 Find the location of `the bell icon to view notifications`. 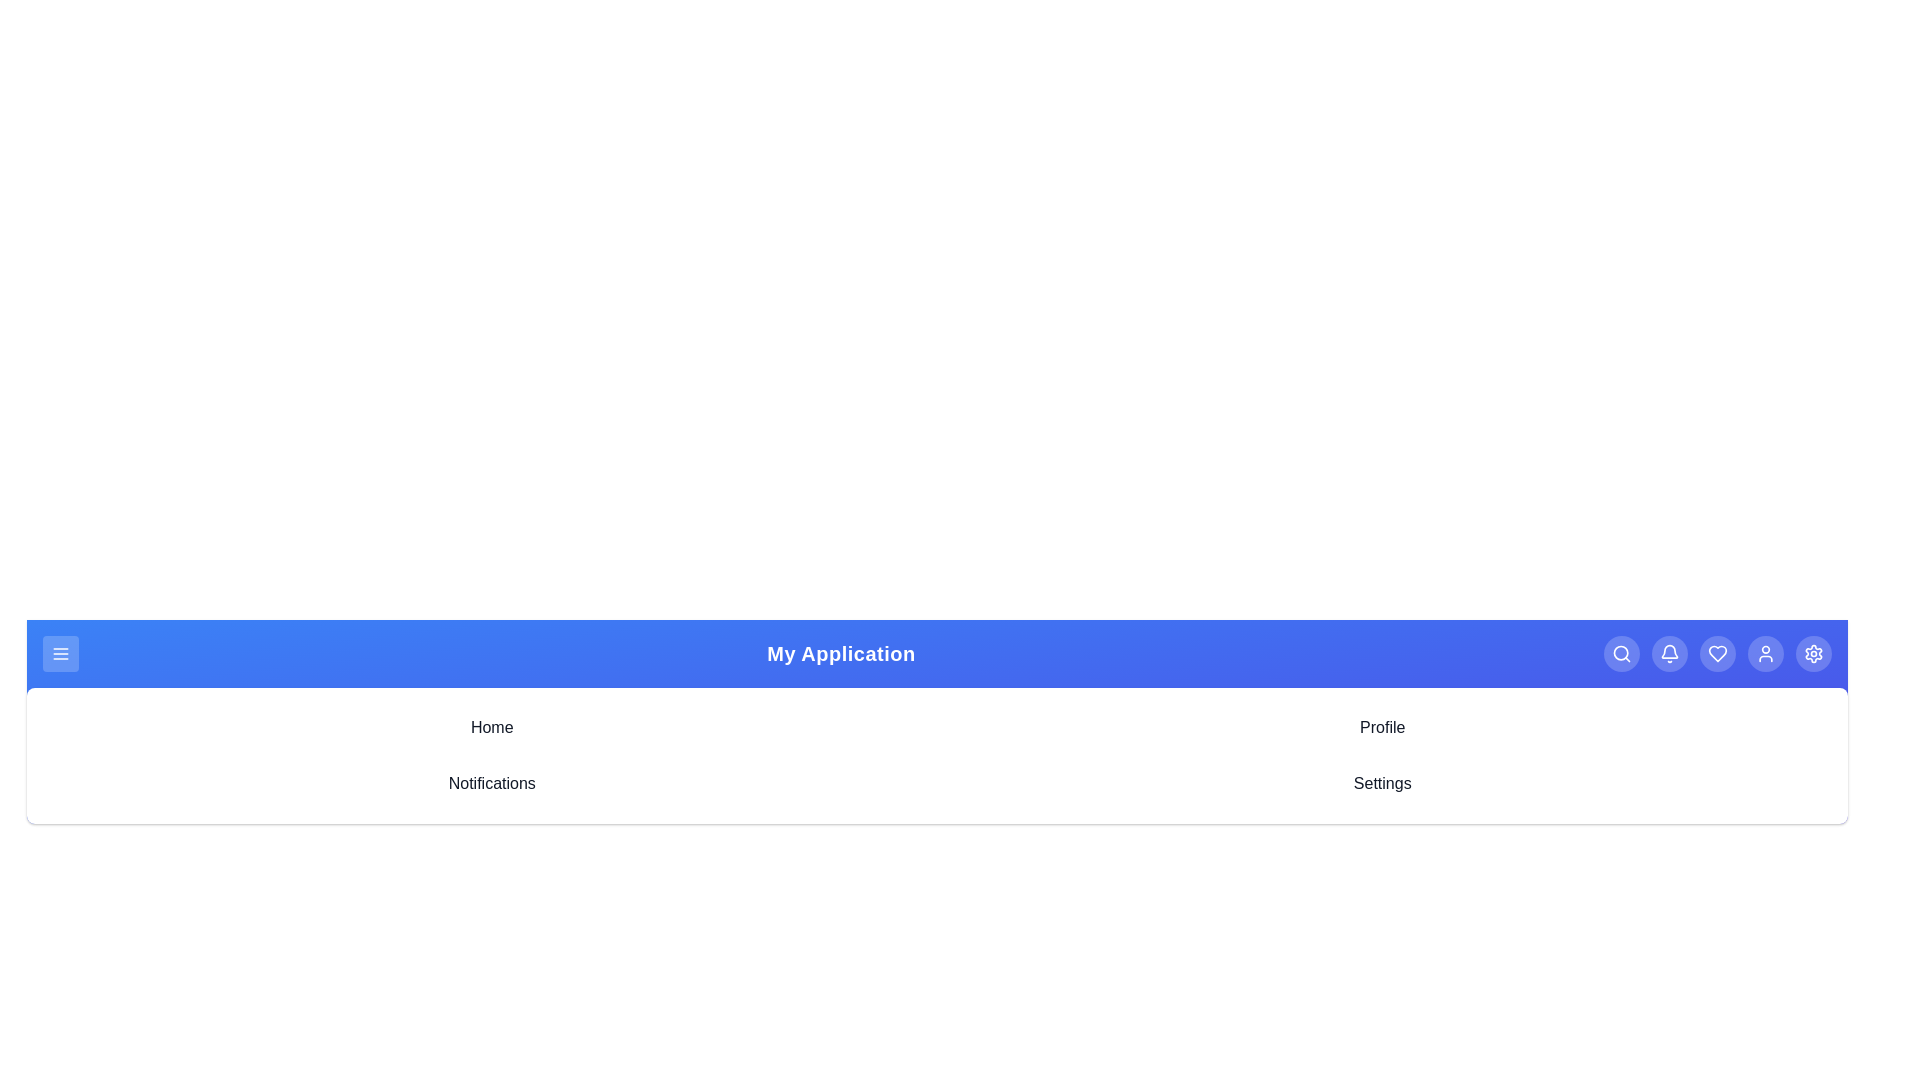

the bell icon to view notifications is located at coordinates (1670, 654).